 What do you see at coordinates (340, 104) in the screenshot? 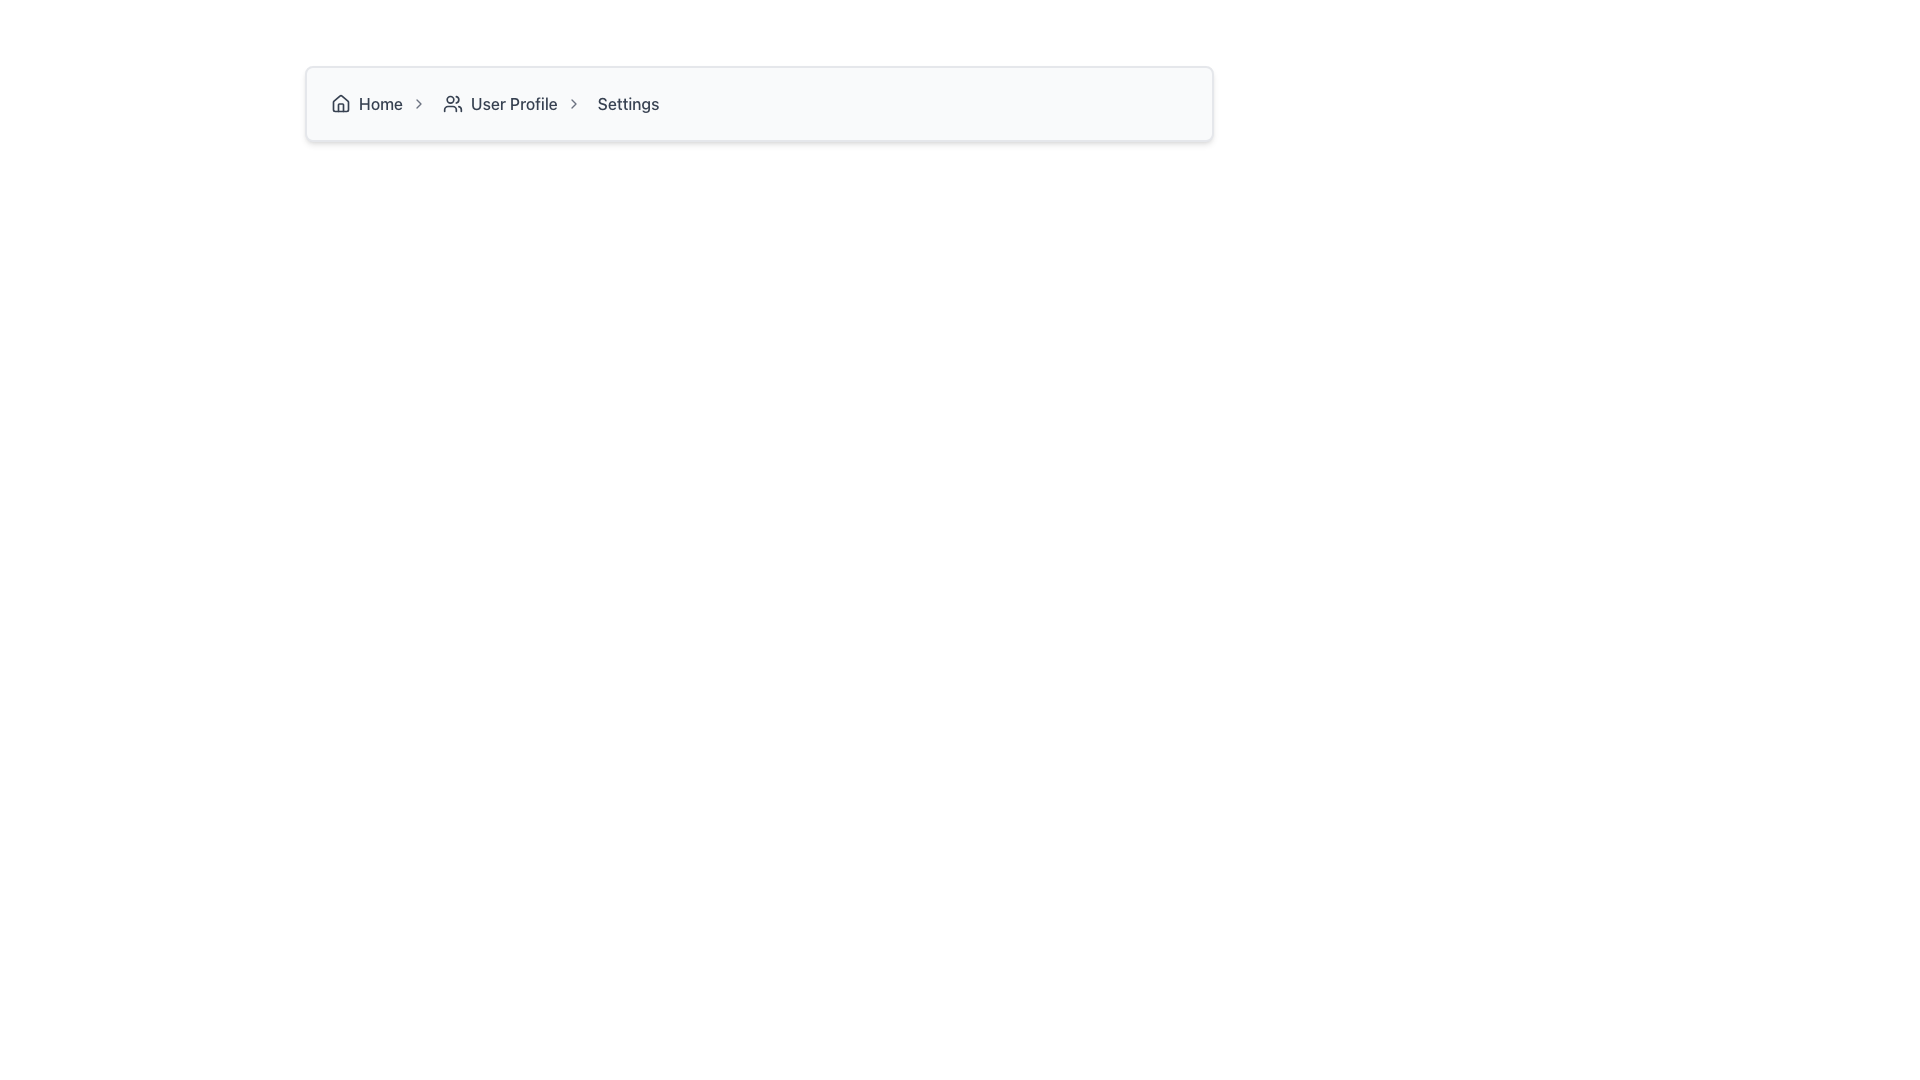
I see `the 'Home' icon in the breadcrumb navigation bar` at bounding box center [340, 104].